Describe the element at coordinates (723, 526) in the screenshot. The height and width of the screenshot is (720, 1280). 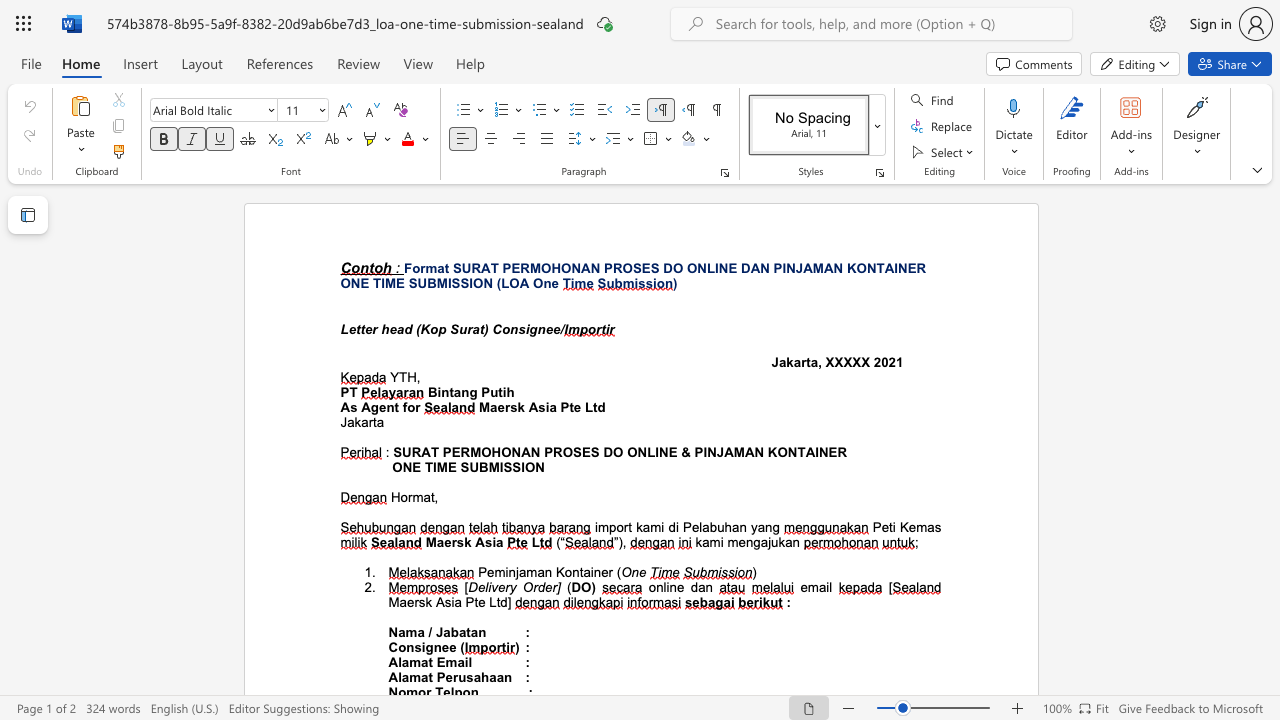
I see `the subset text "han y" within the text "import kami di Pelabuhan yang"` at that location.